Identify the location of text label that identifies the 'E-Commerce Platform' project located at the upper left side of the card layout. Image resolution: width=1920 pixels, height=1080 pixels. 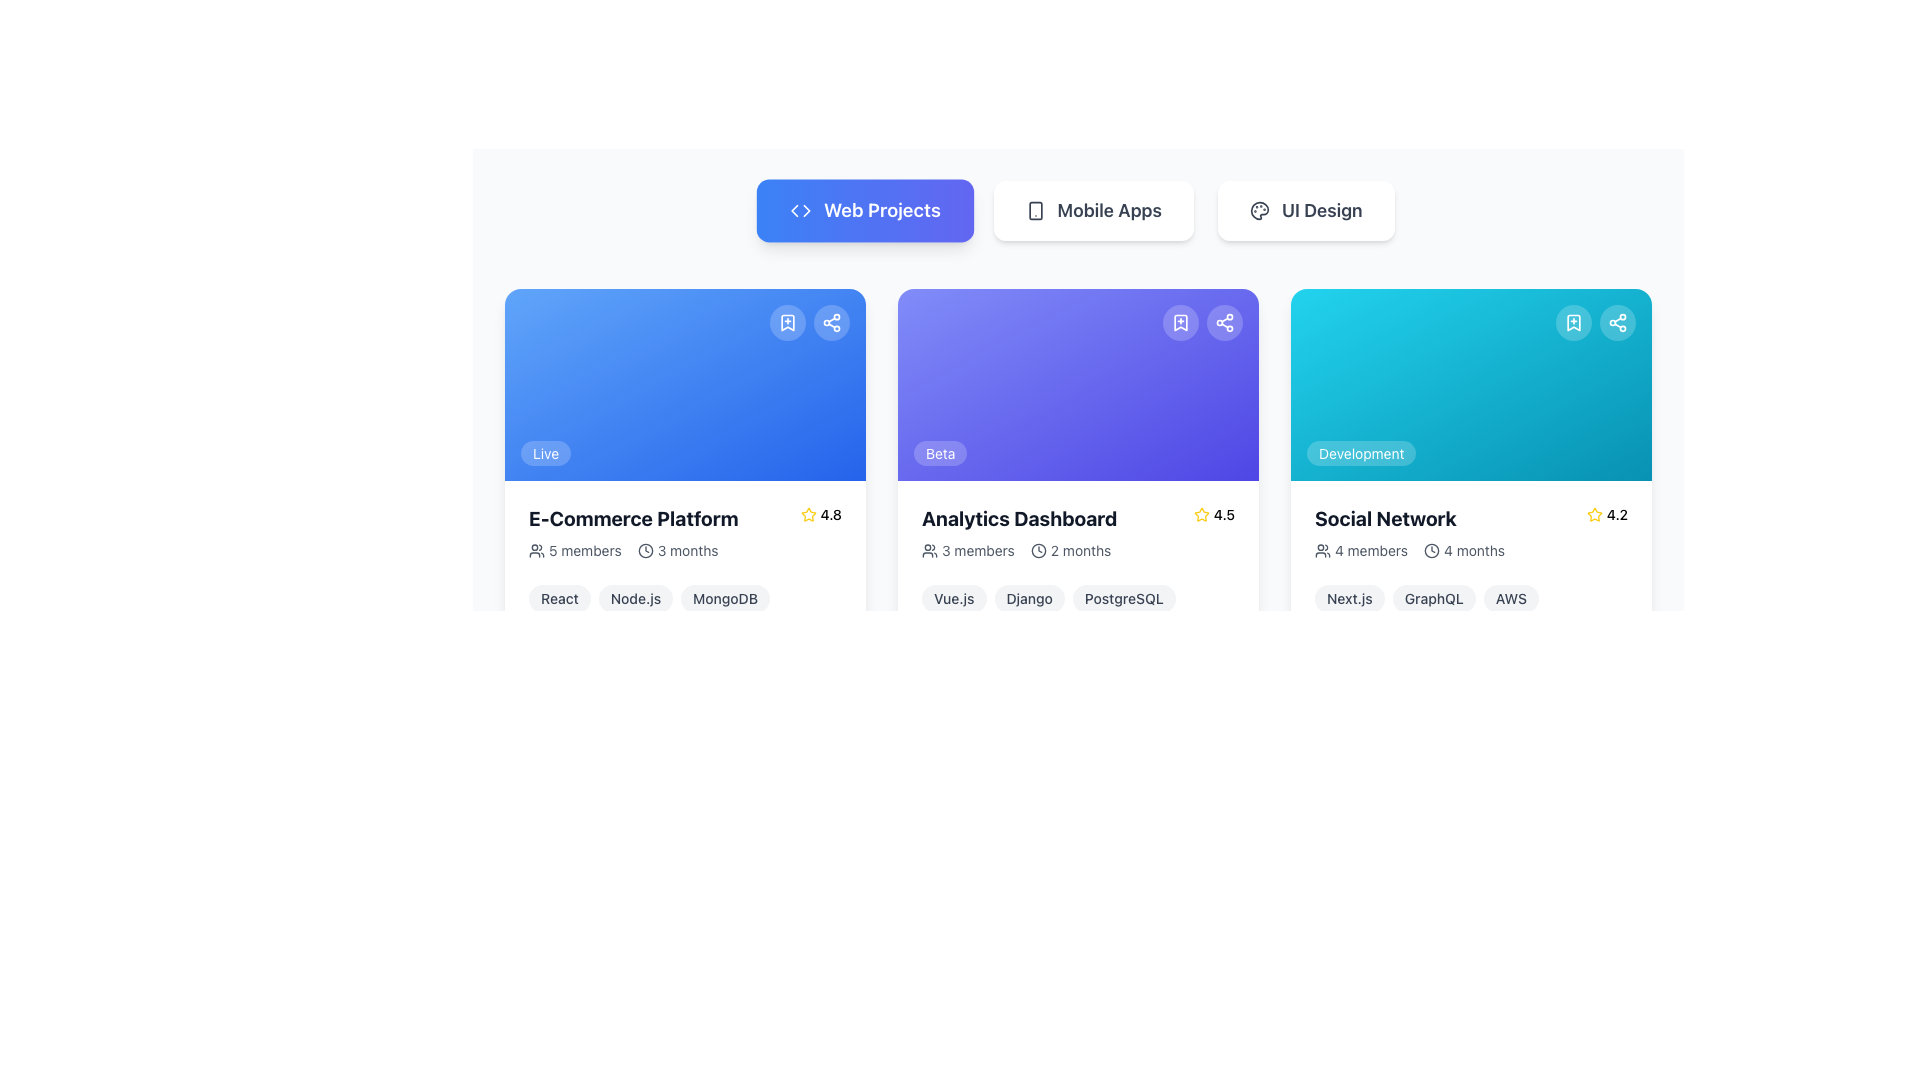
(632, 518).